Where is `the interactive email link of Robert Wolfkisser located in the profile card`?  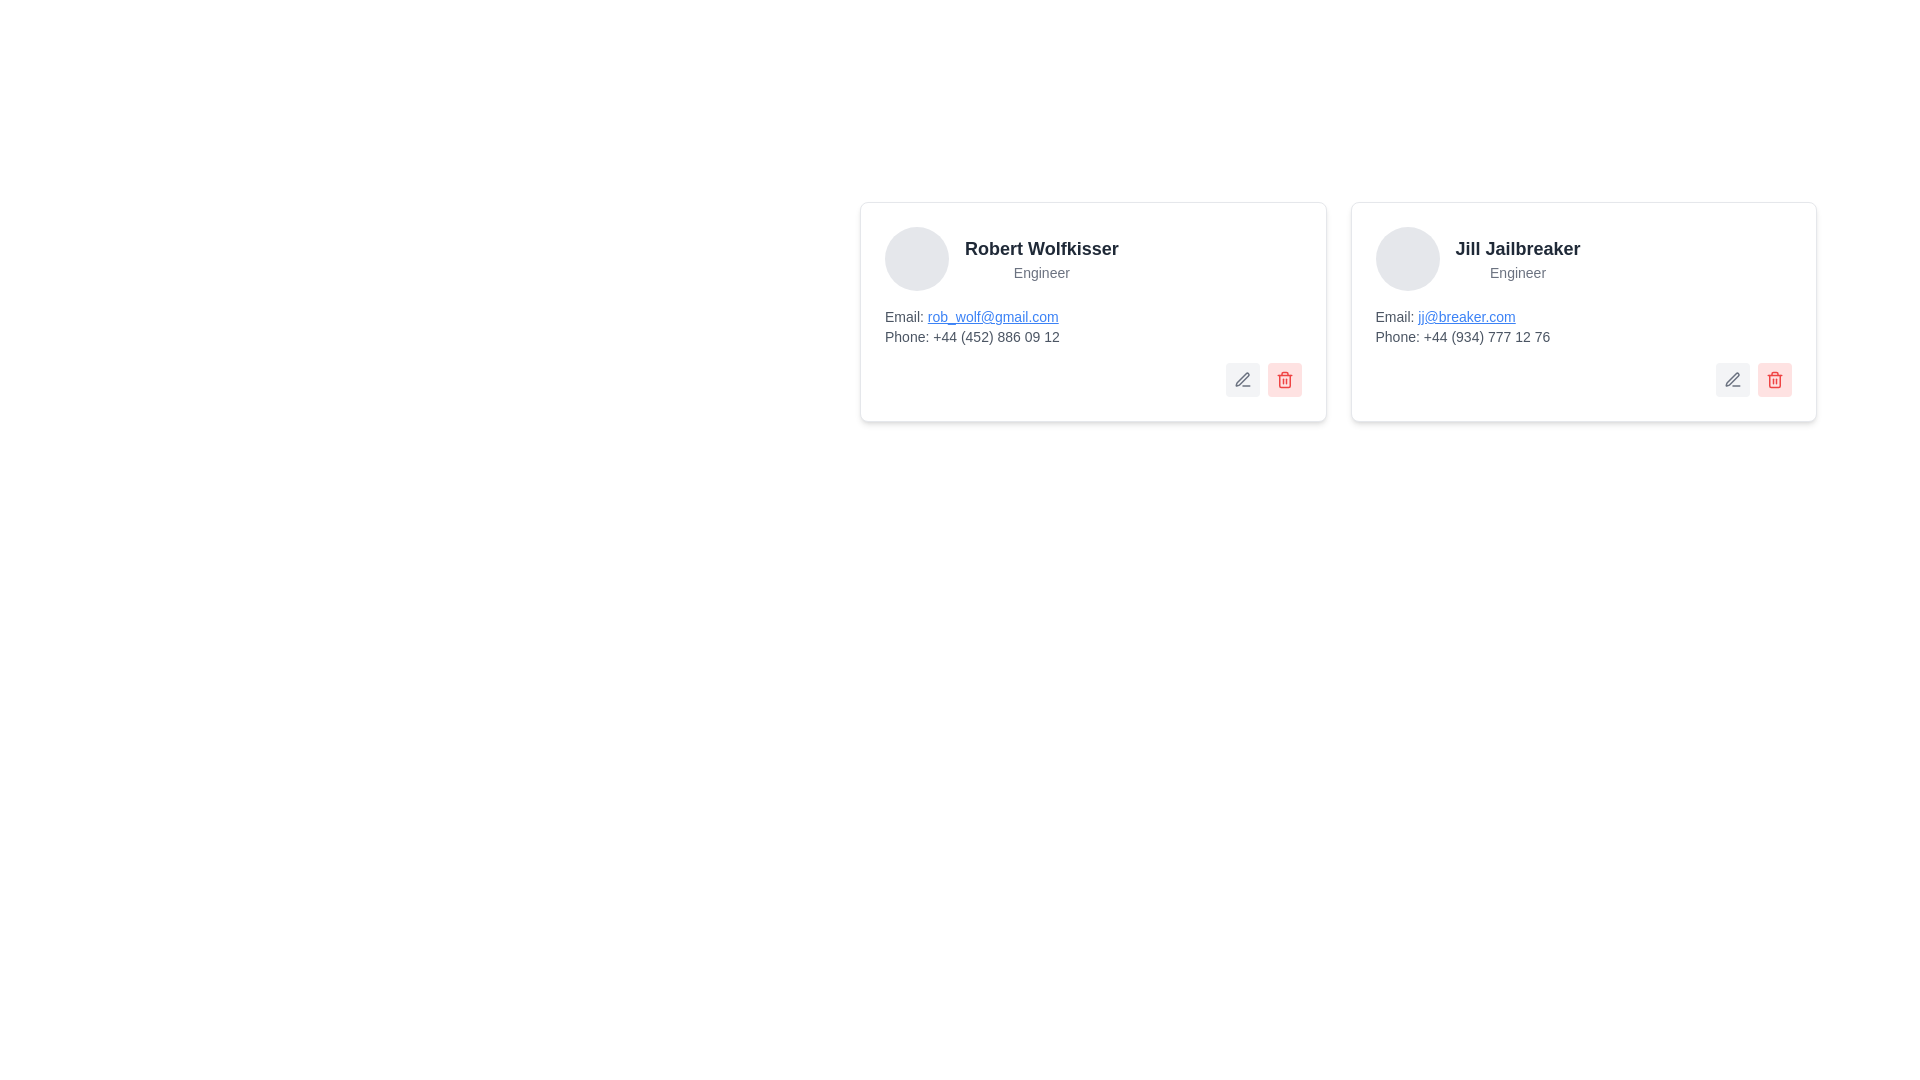 the interactive email link of Robert Wolfkisser located in the profile card is located at coordinates (1092, 315).